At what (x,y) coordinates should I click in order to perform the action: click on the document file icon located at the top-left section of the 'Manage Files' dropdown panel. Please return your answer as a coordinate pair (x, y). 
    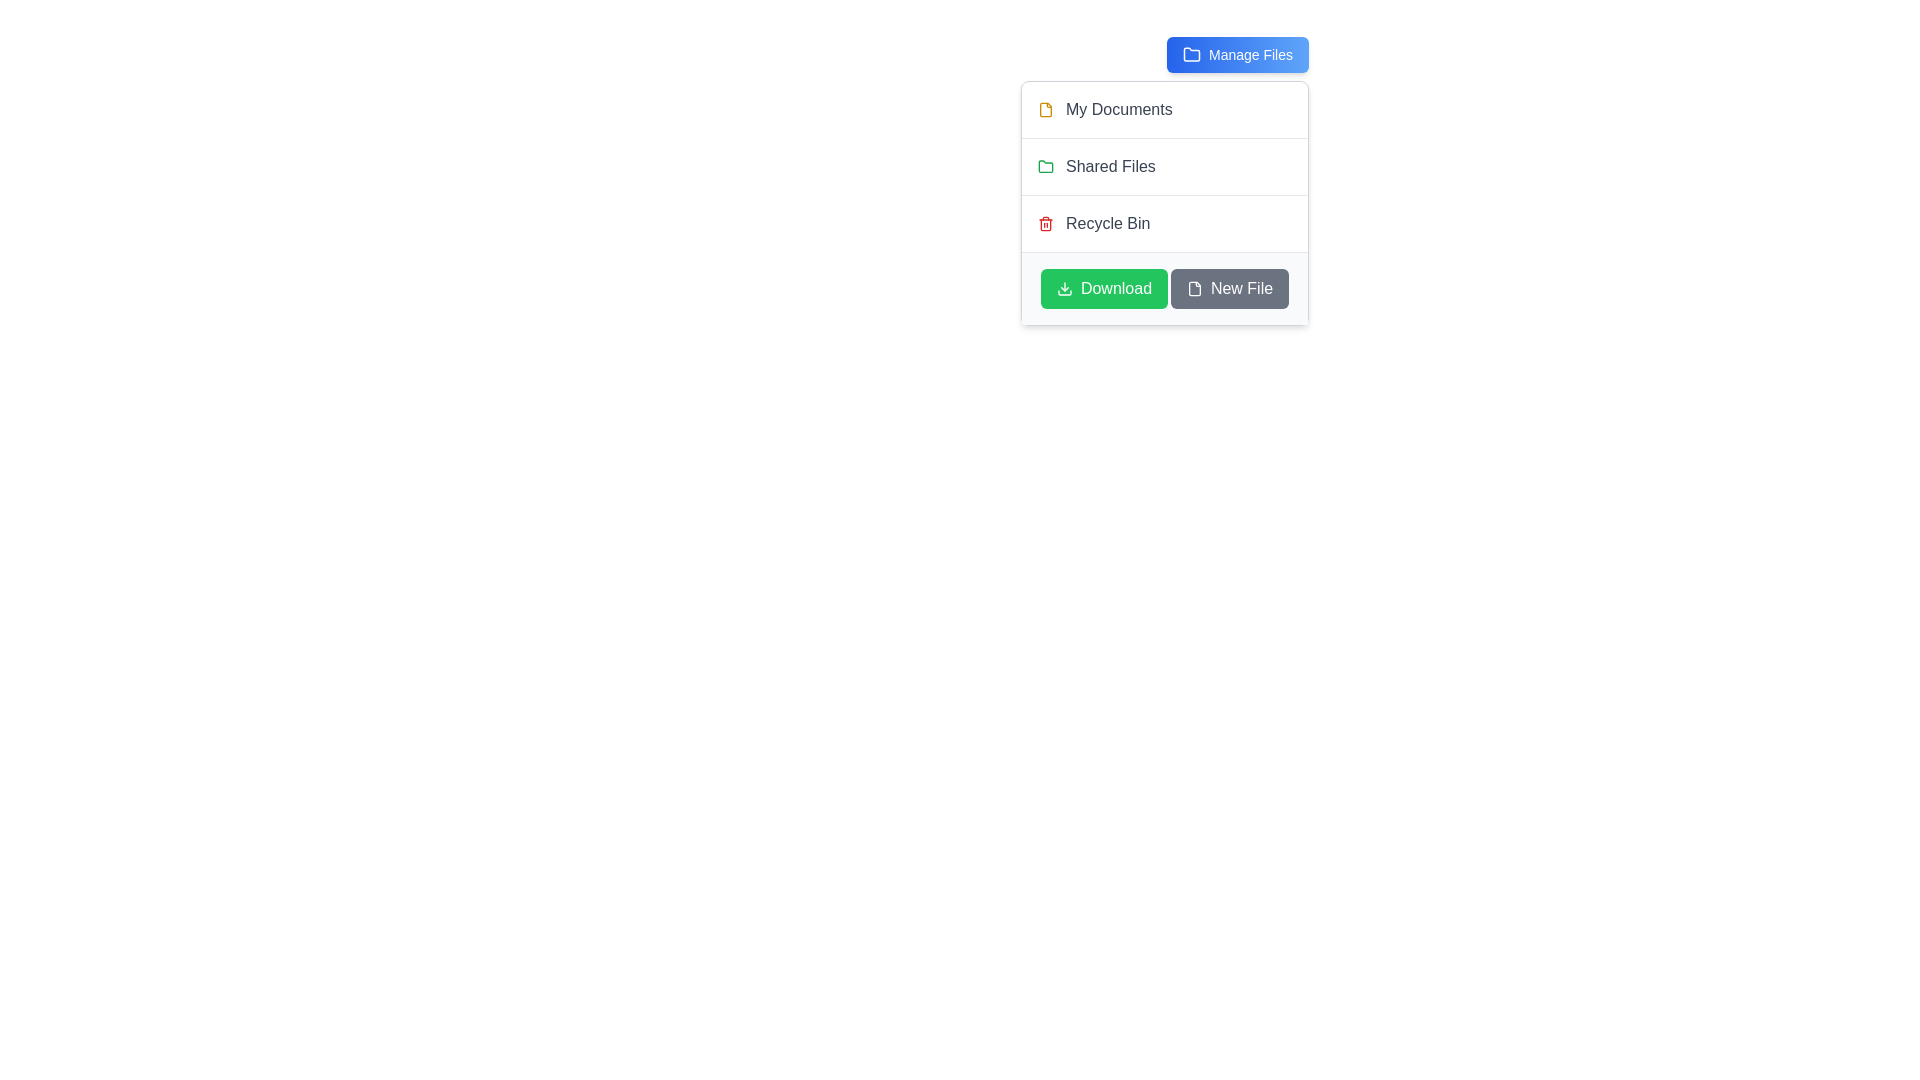
    Looking at the image, I should click on (1045, 110).